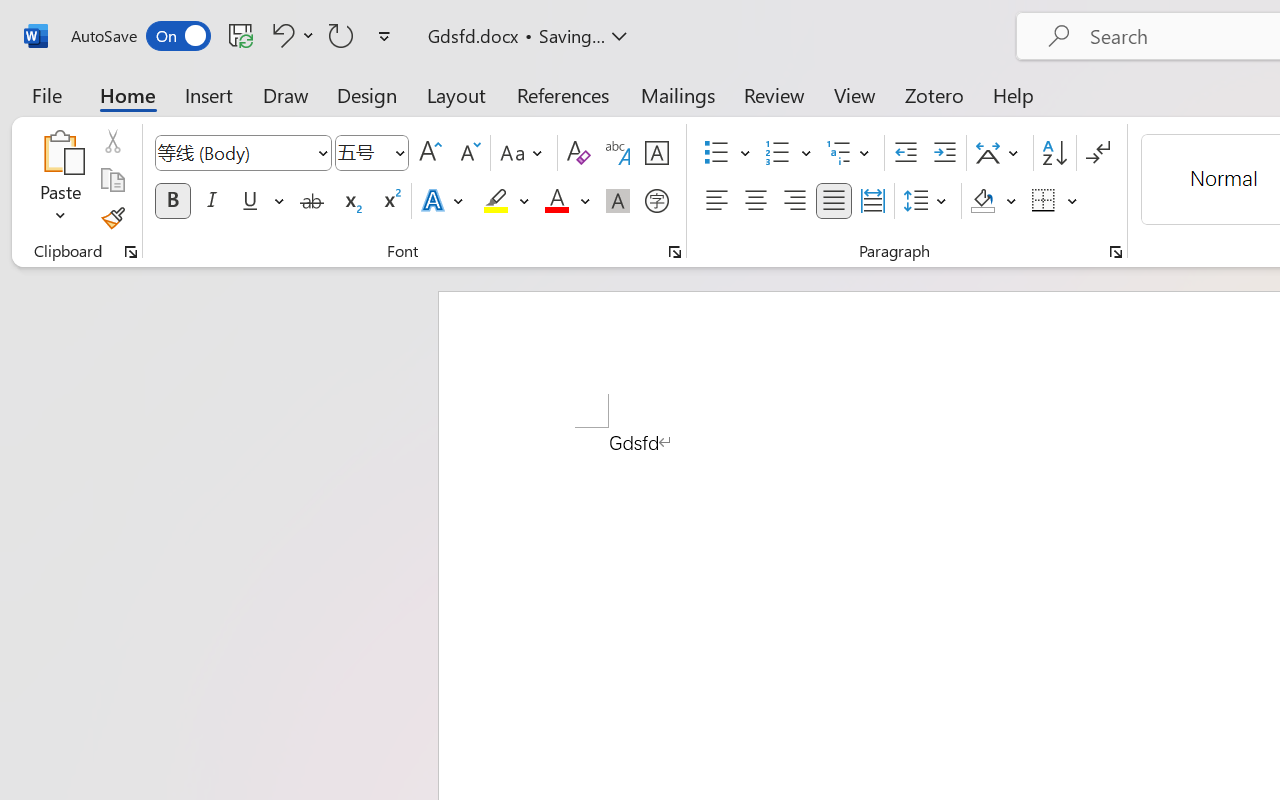  What do you see at coordinates (617, 201) in the screenshot?
I see `'Character Shading'` at bounding box center [617, 201].